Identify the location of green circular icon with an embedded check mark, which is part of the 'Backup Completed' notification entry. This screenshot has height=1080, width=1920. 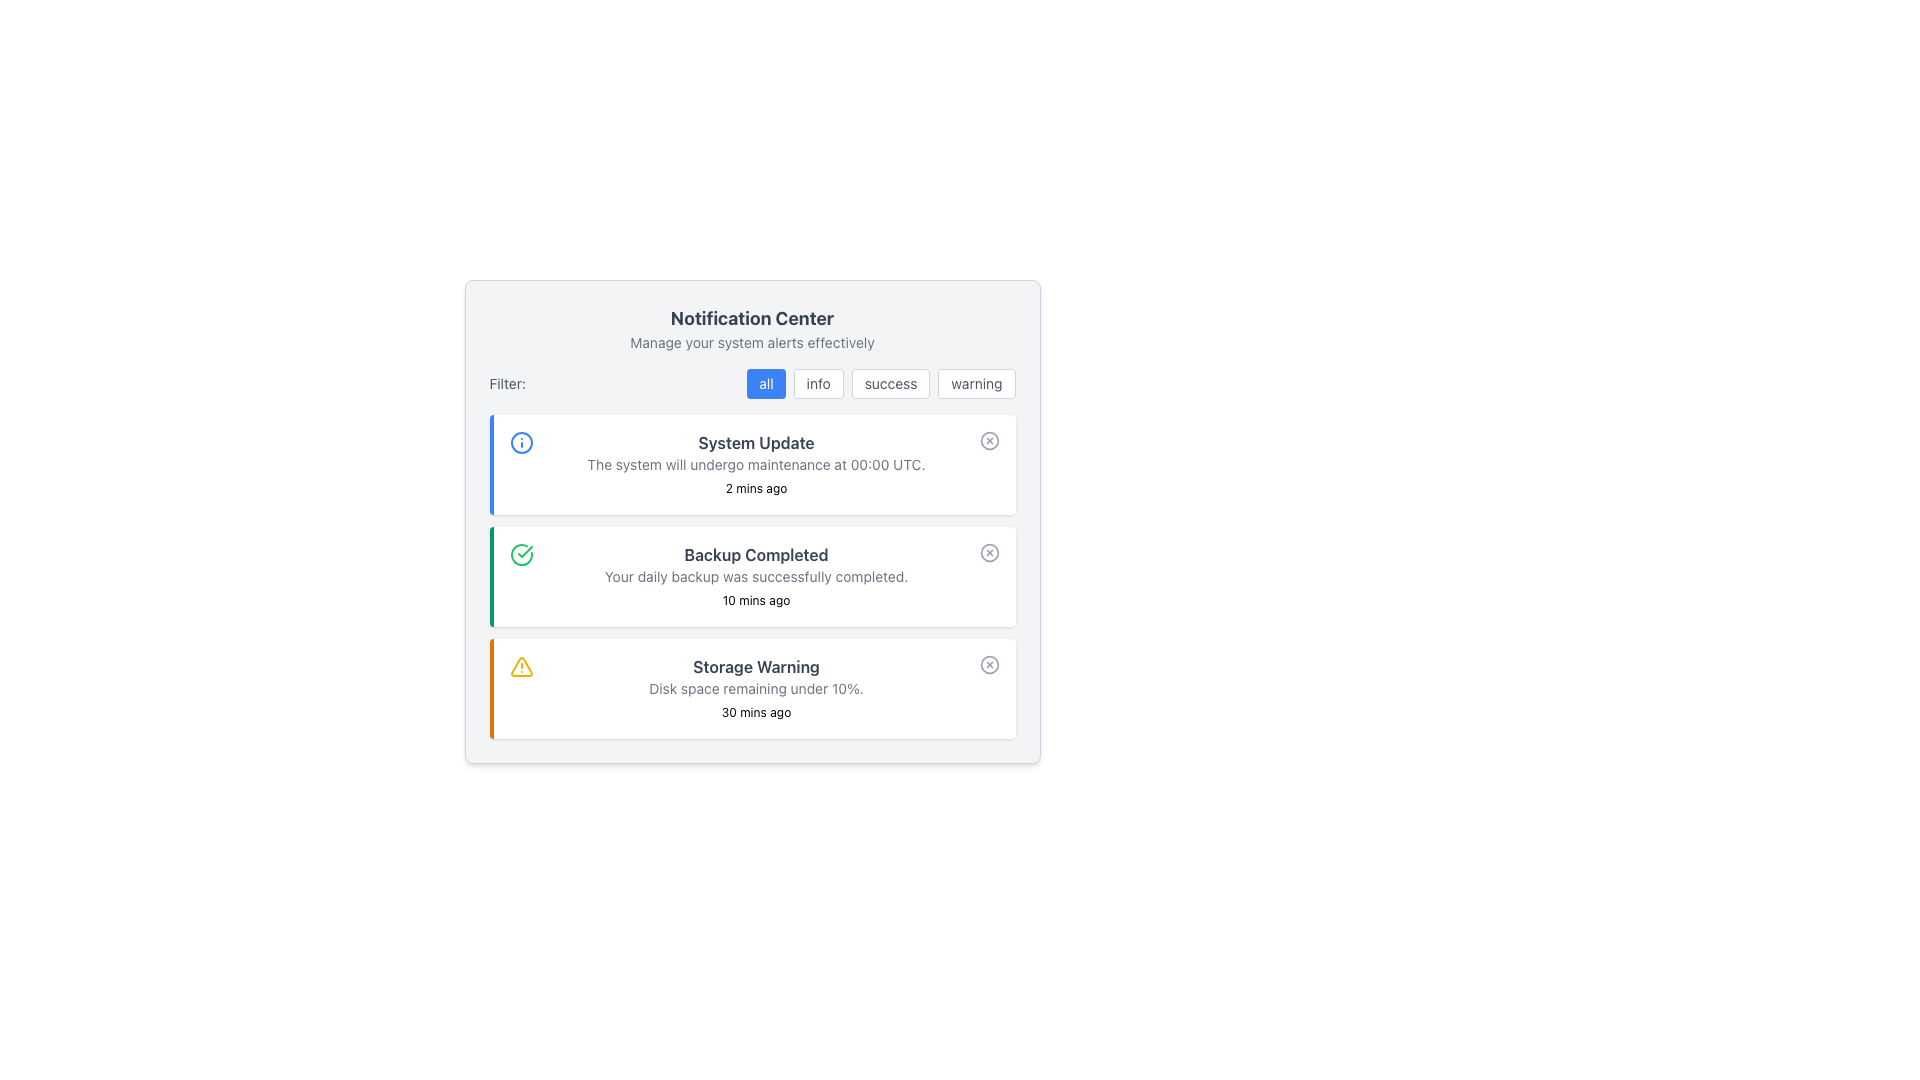
(521, 555).